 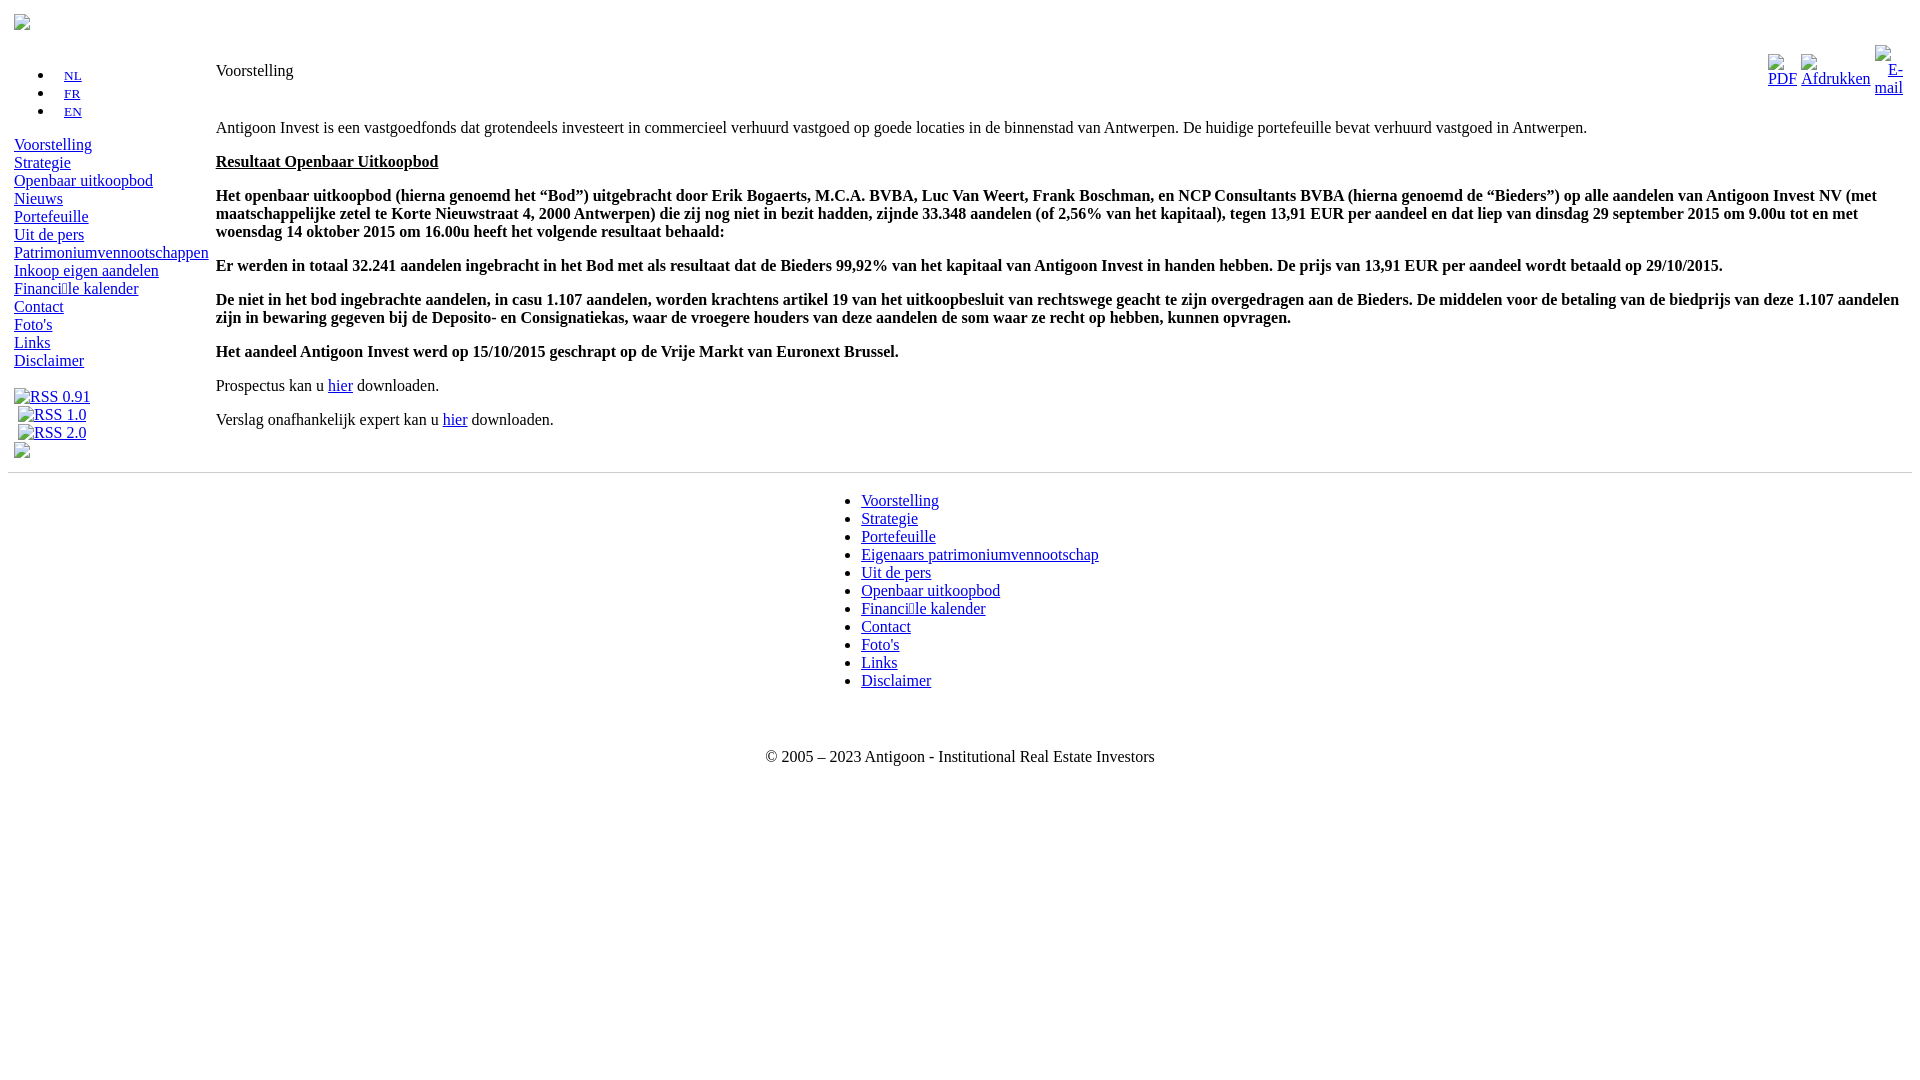 I want to click on 'Links', so click(x=860, y=662).